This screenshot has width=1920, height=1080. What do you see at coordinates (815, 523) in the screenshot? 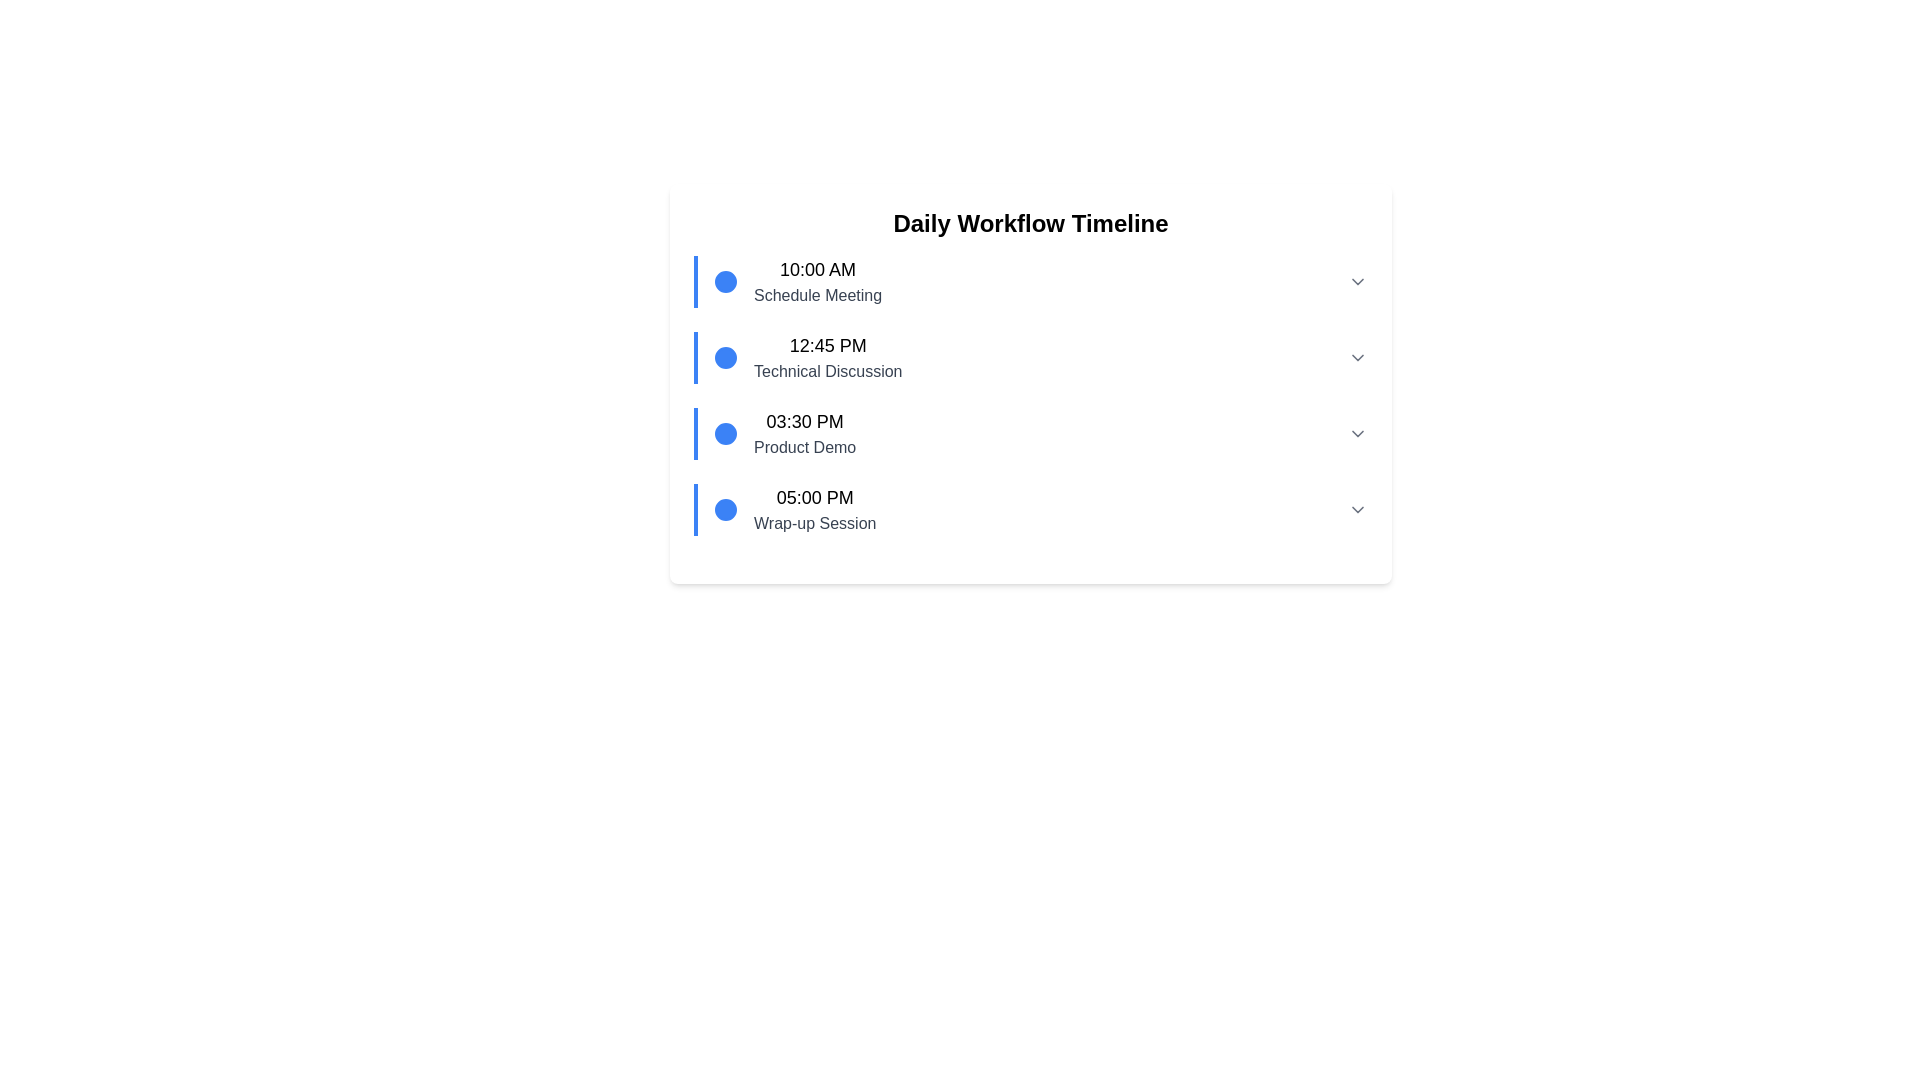
I see `the 'Wrap-up Session' text label, which is located at the bottom of the timeline list and is the second line of the fourth timeline item, directly underneath the time label '05:00 PM'` at bounding box center [815, 523].